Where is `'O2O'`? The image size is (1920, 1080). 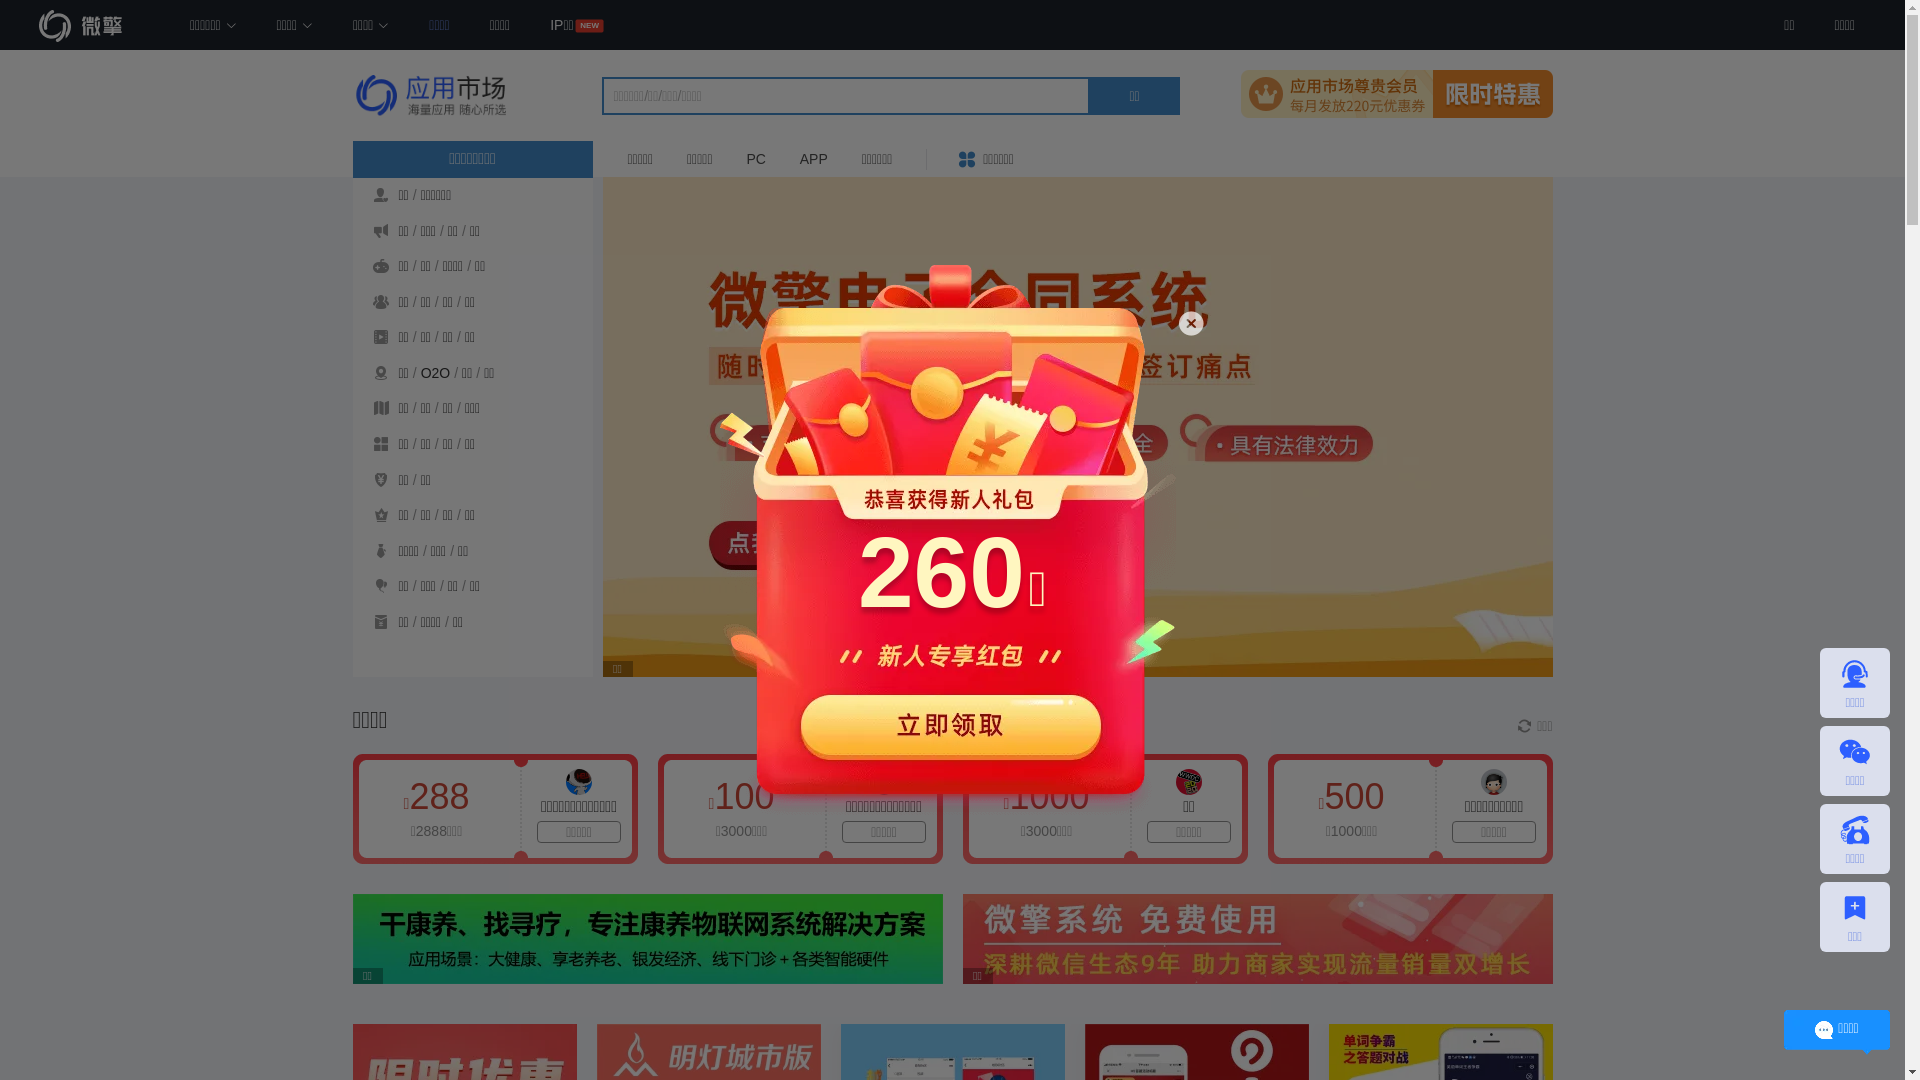
'O2O' is located at coordinates (435, 373).